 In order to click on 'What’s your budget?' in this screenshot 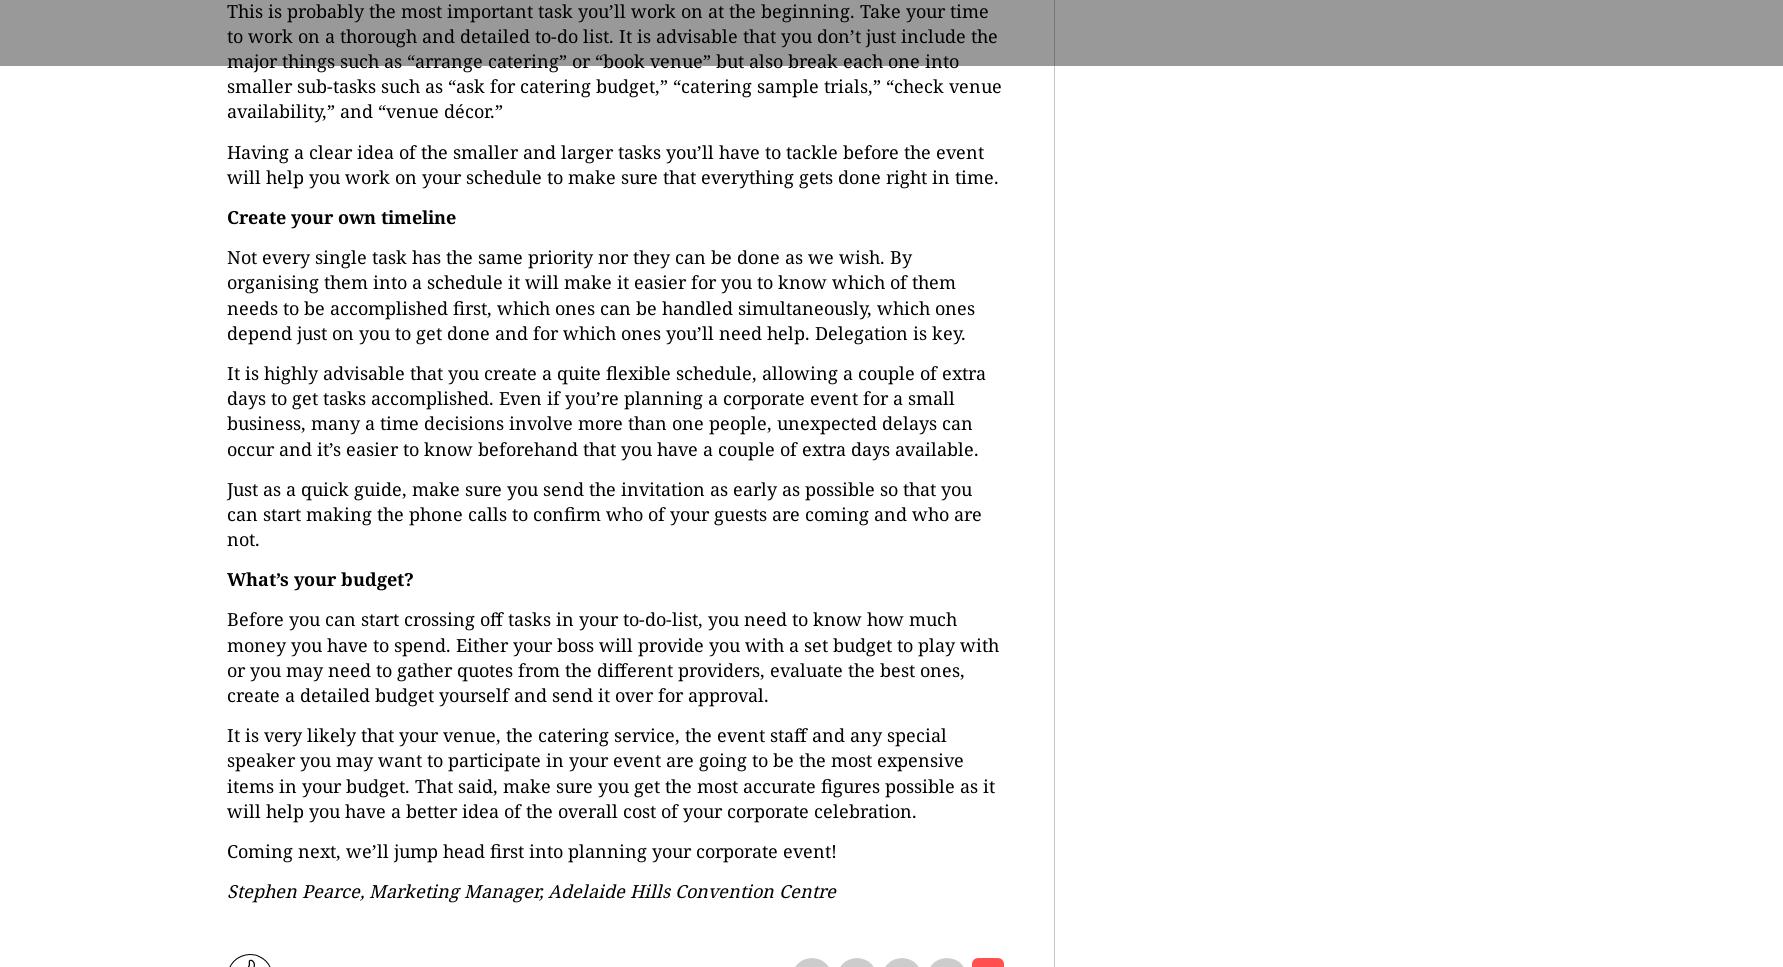, I will do `click(226, 578)`.